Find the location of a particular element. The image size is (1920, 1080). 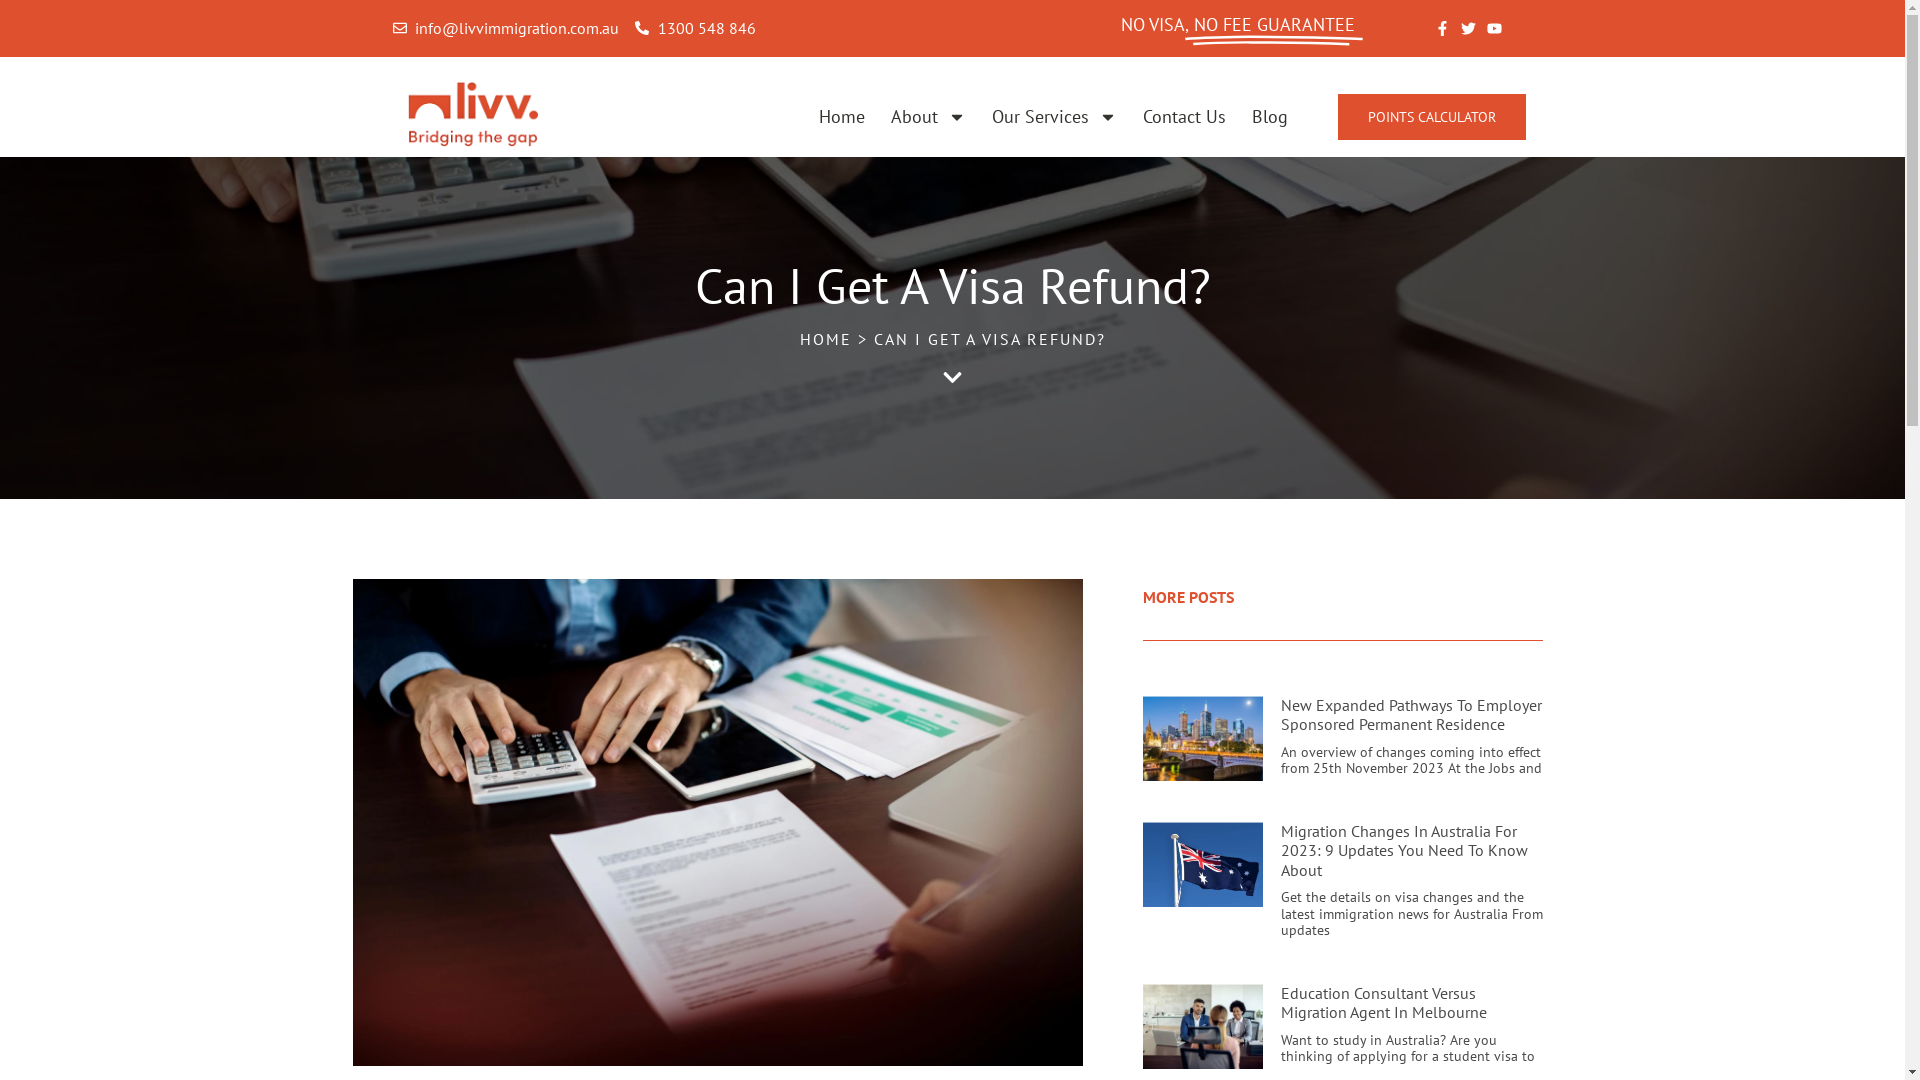

'Education Consultant Versus Migration Agent In Melbourne' is located at coordinates (1381, 1002).